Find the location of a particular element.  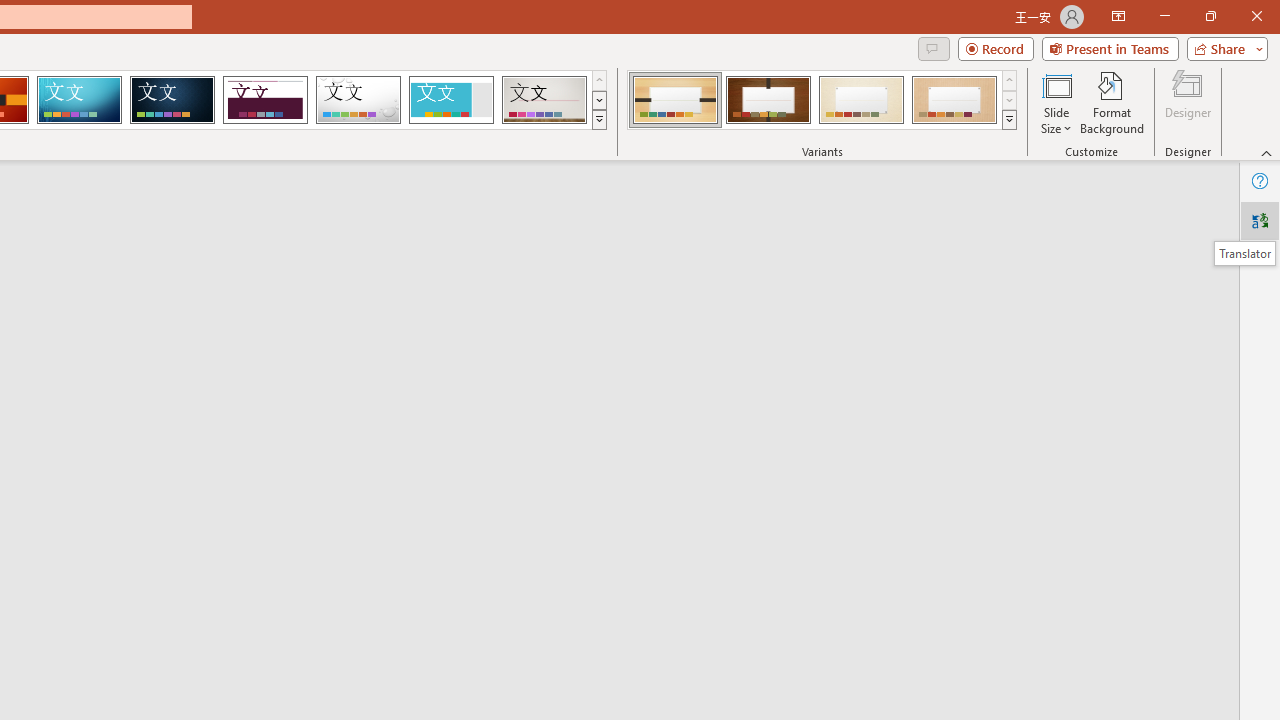

'Droplet' is located at coordinates (358, 100).